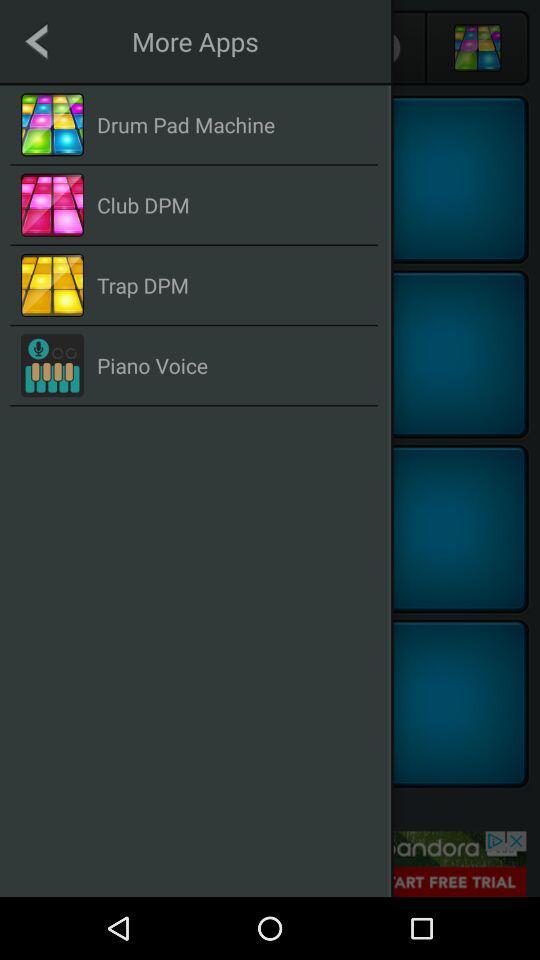  Describe the element at coordinates (270, 47) in the screenshot. I see `the group icon` at that location.